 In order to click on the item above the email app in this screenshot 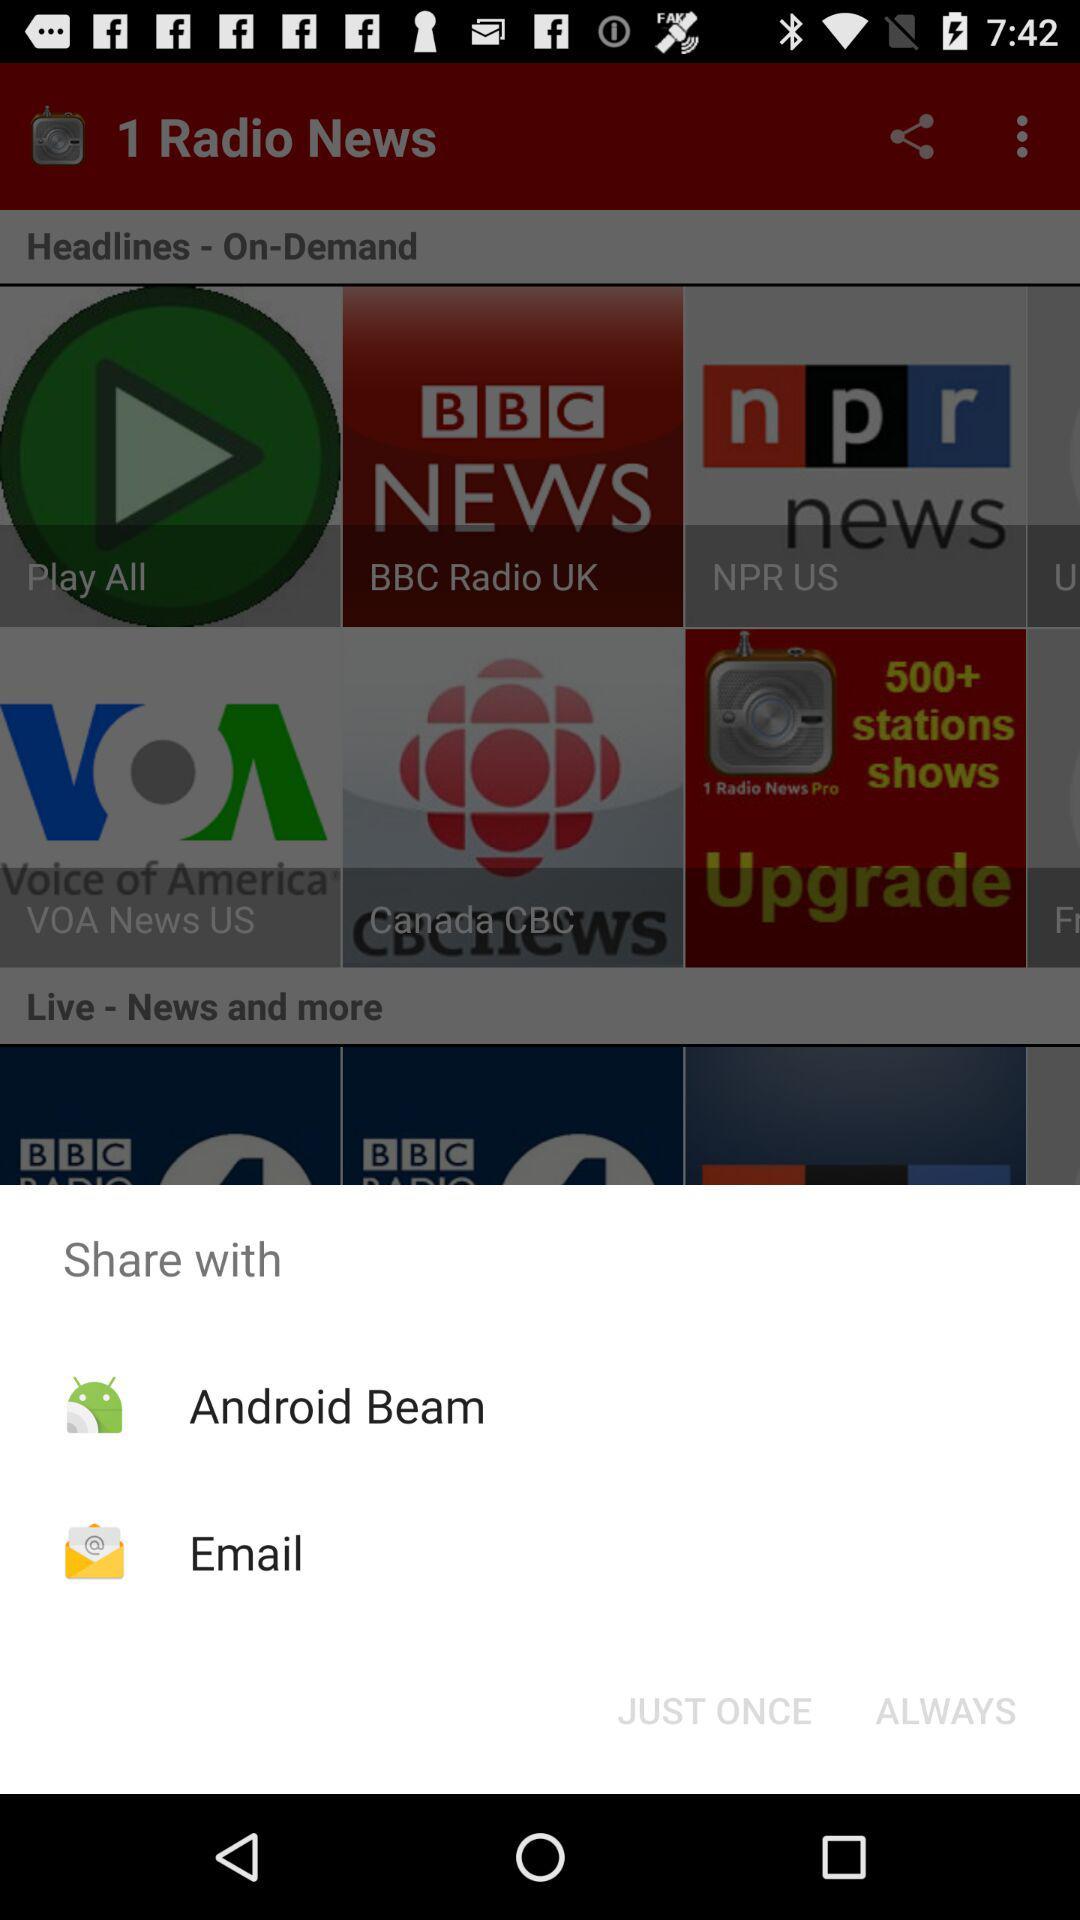, I will do `click(336, 1404)`.